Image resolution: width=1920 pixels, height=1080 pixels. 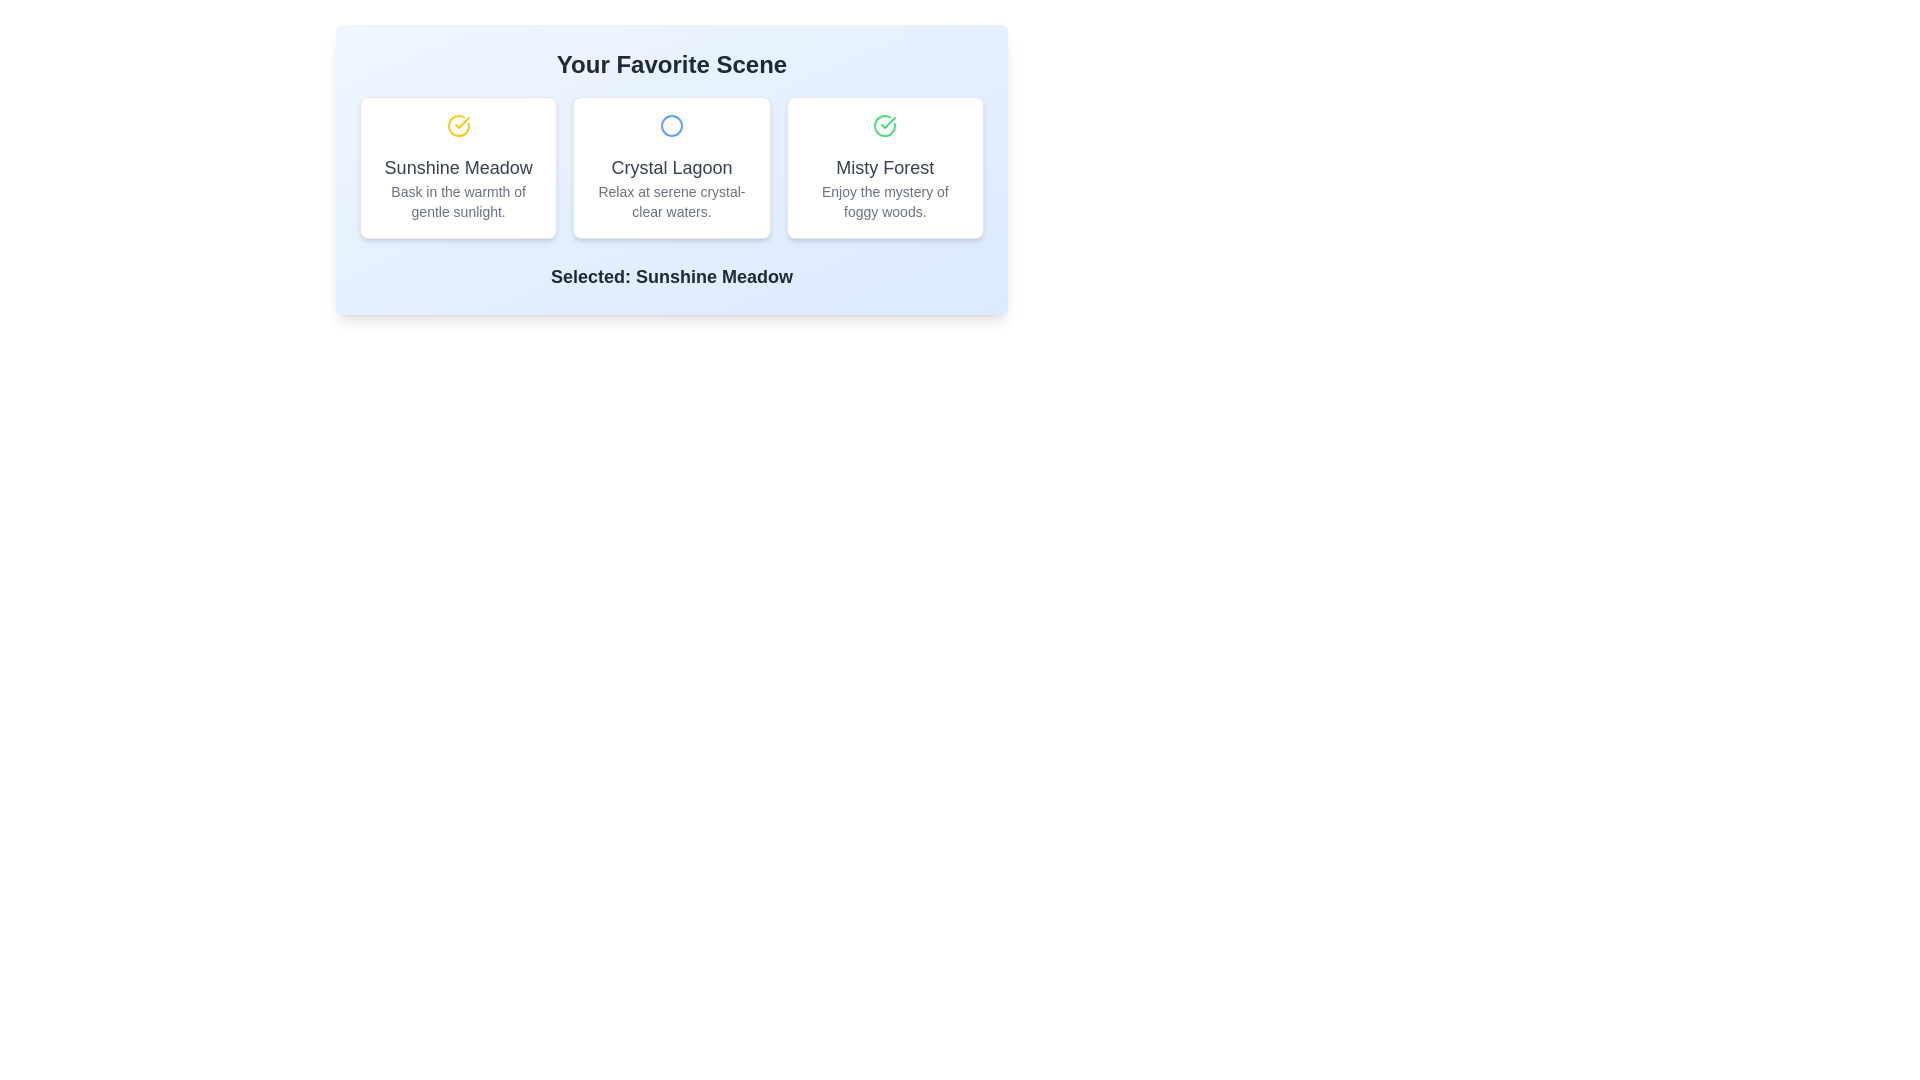 What do you see at coordinates (672, 126) in the screenshot?
I see `properties of the inner circle of the 'Crystal Lagoon' graphic icon, which has a blue outer border and white interior` at bounding box center [672, 126].